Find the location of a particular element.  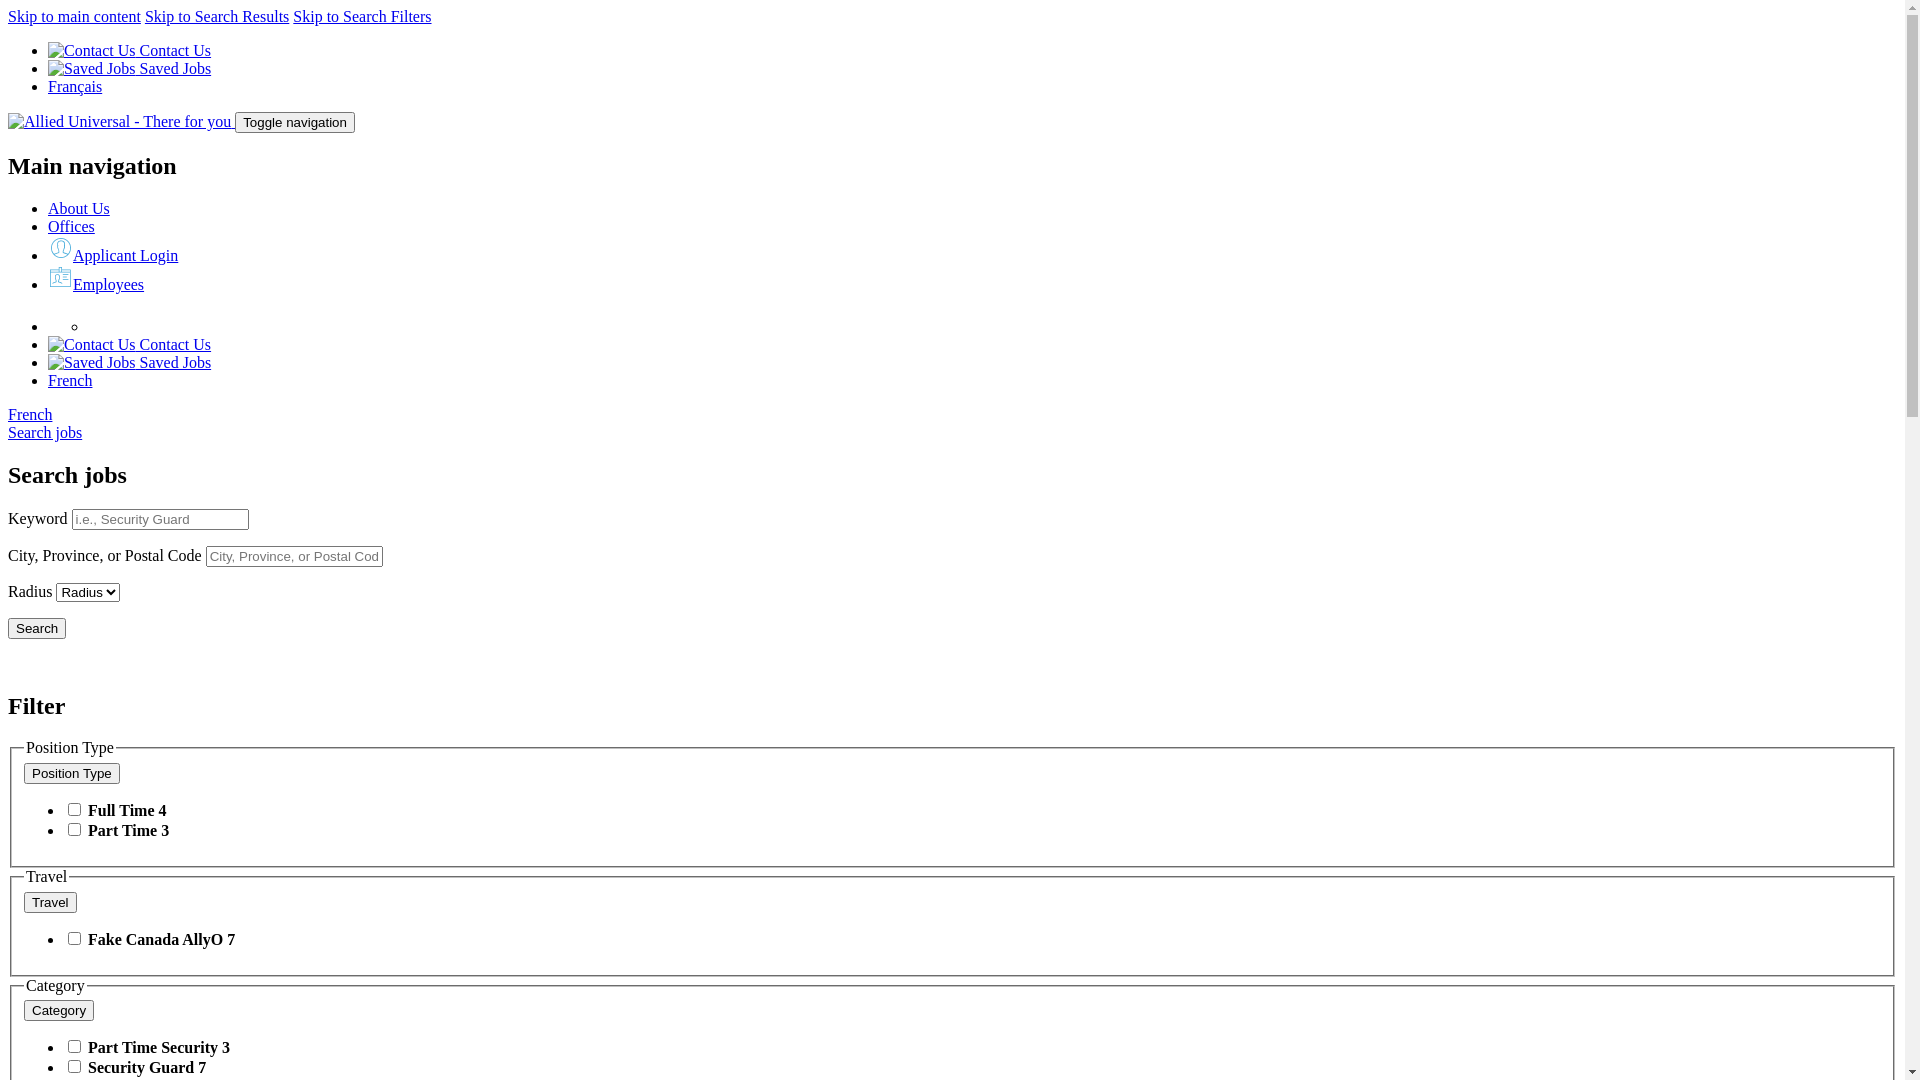

'Offices' is located at coordinates (71, 225).